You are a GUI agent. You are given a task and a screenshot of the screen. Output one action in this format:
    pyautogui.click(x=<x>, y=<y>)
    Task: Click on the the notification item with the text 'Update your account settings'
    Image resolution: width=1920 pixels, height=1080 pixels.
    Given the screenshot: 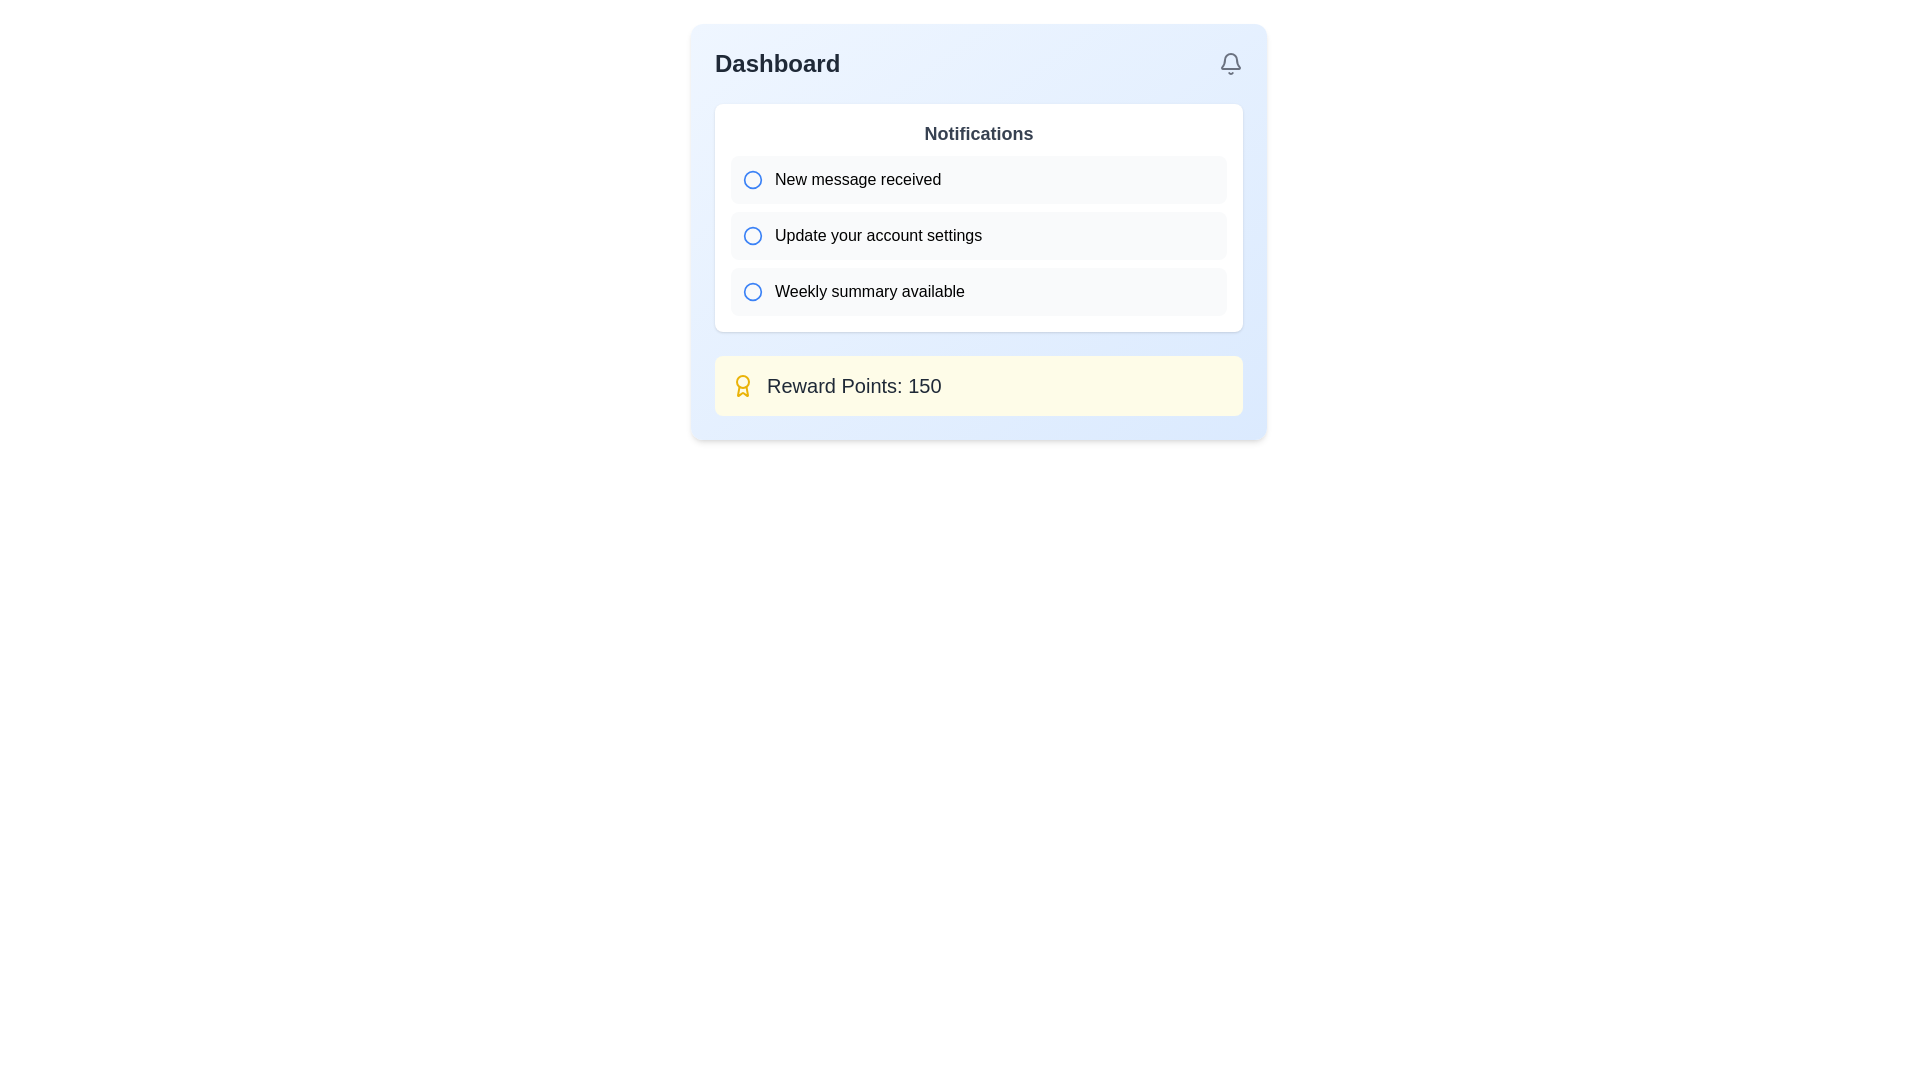 What is the action you would take?
    pyautogui.click(x=979, y=234)
    